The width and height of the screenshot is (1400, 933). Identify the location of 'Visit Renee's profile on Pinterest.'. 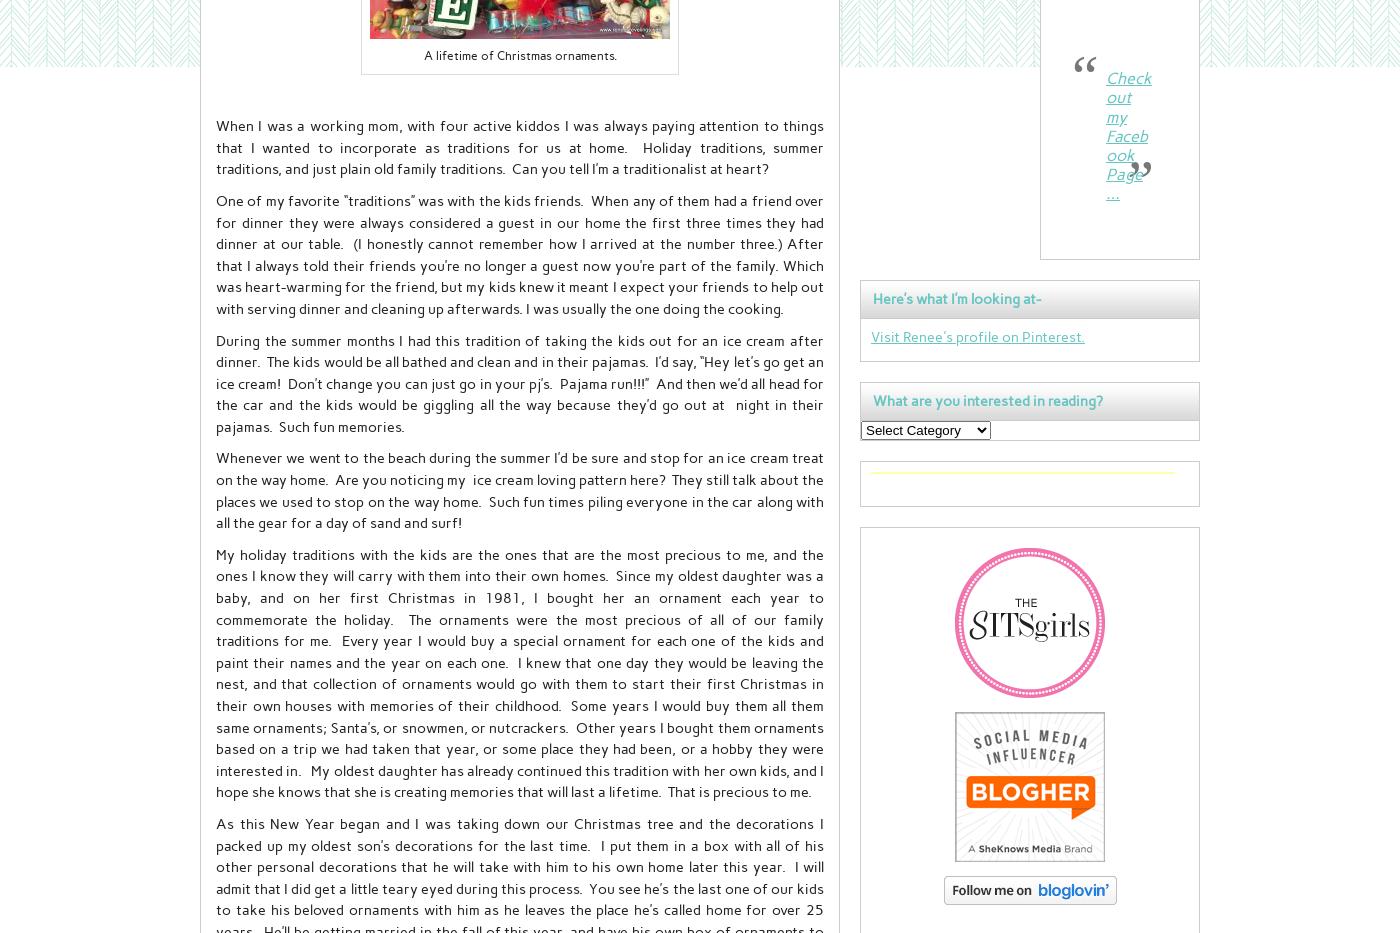
(978, 334).